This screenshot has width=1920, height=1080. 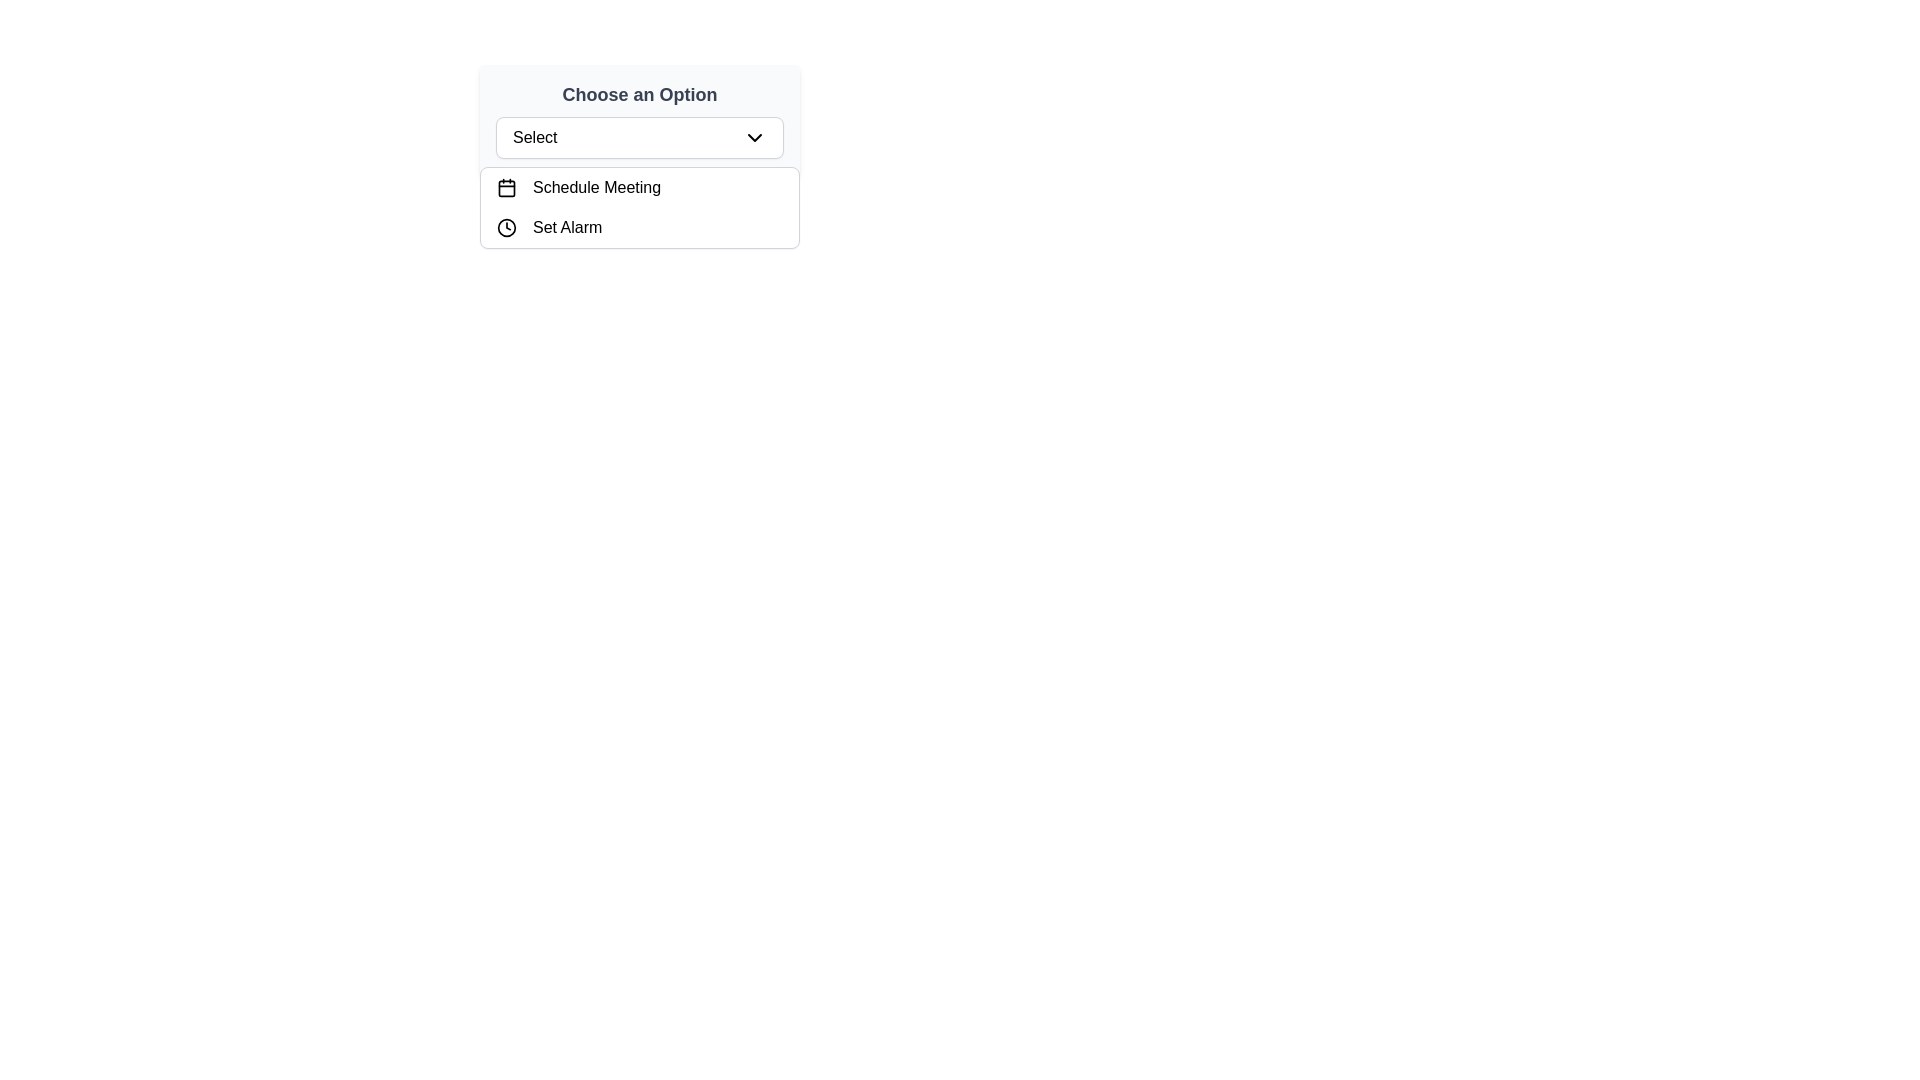 I want to click on the calendar icon located to the left of the 'Schedule Meeting' text within the first selectable item of the 'Choose an Option' list box, so click(x=507, y=188).